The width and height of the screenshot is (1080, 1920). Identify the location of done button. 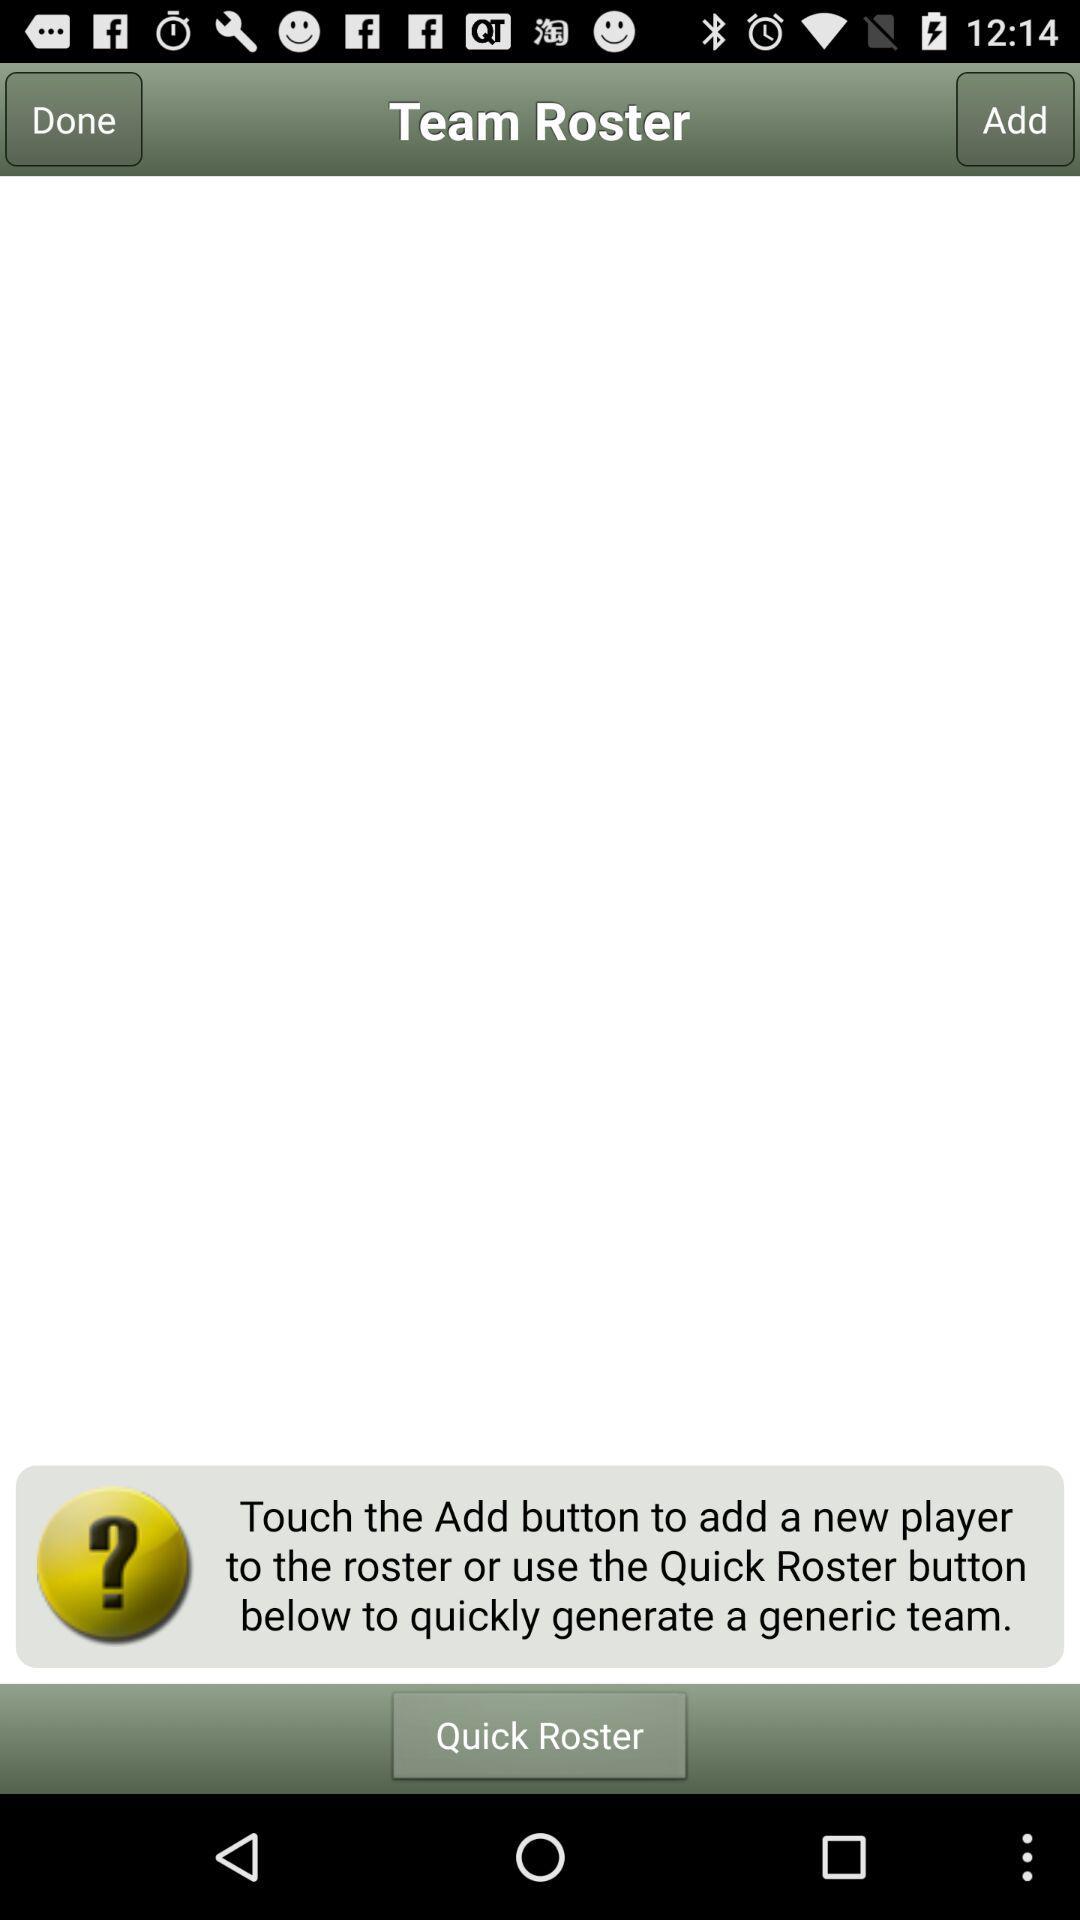
(72, 118).